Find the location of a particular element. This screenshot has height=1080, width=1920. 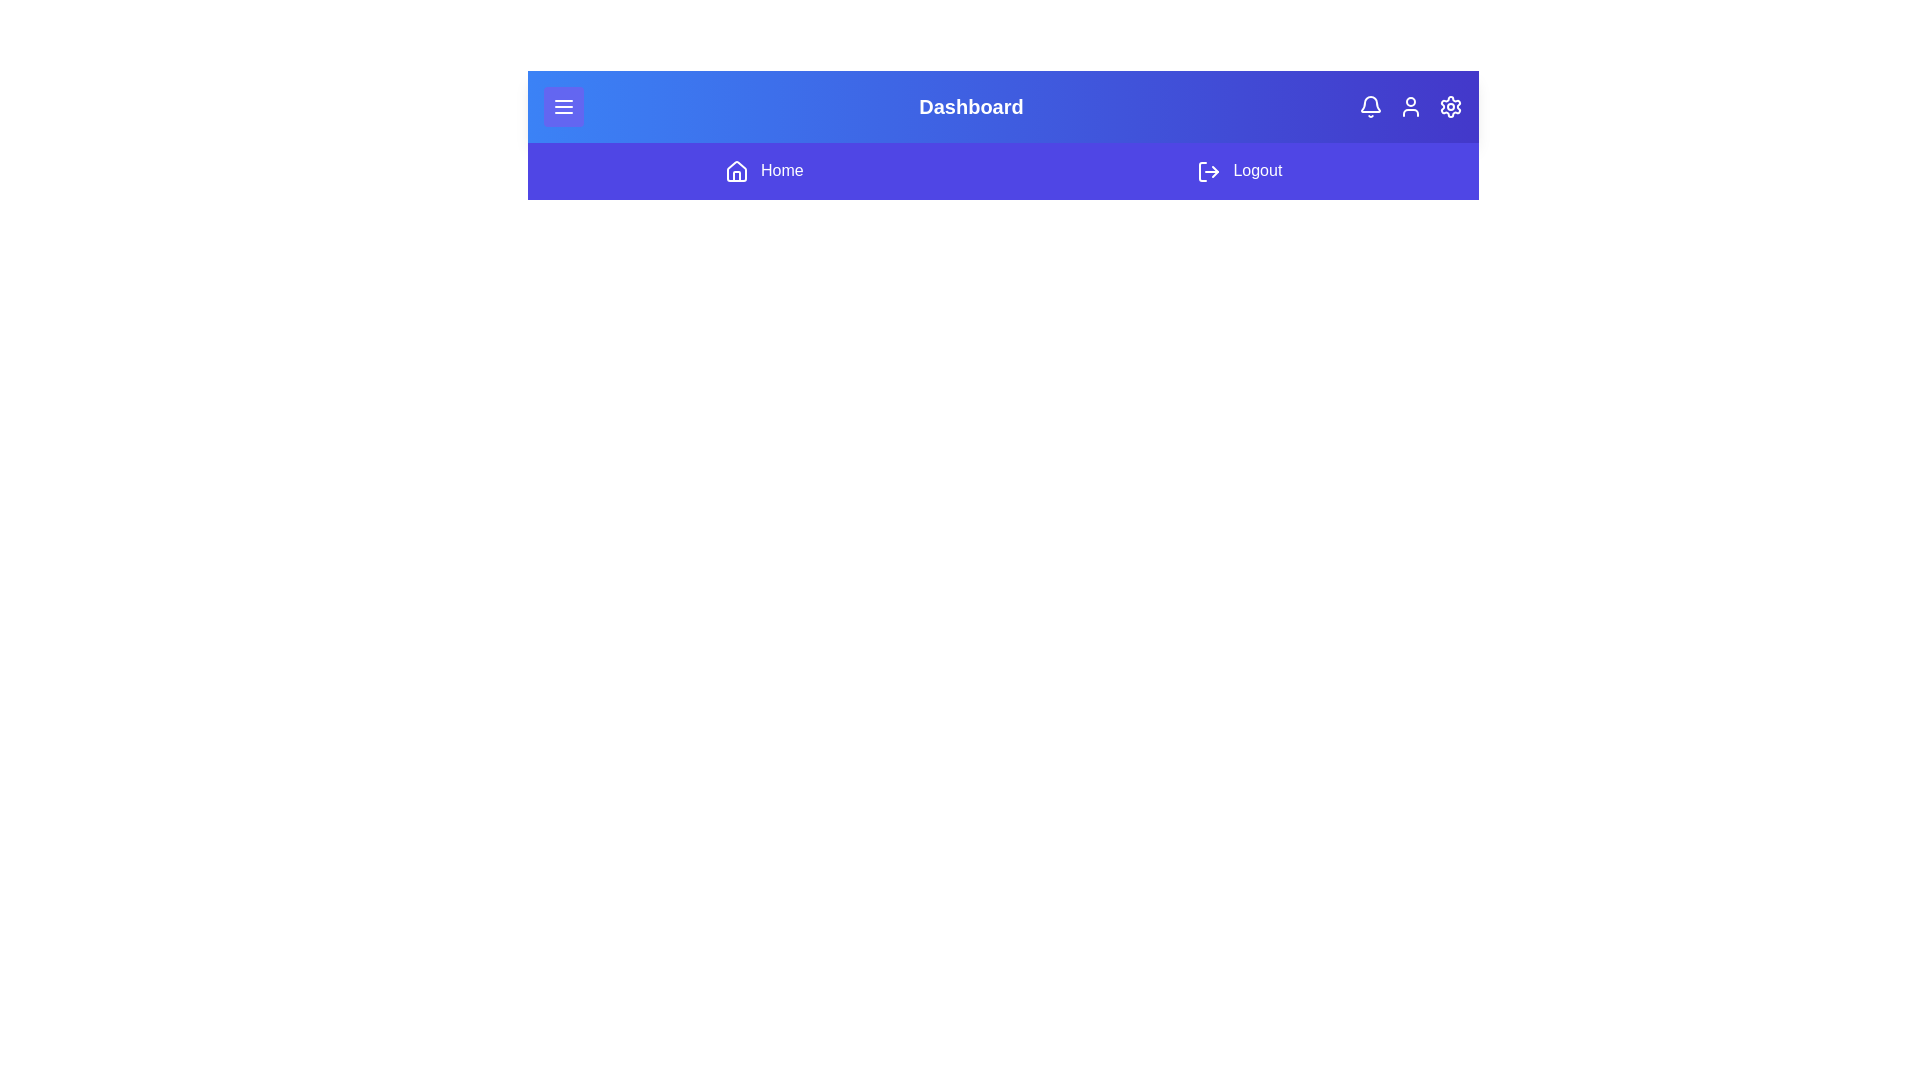

the 'Logout' menu item to log out is located at coordinates (1238, 170).